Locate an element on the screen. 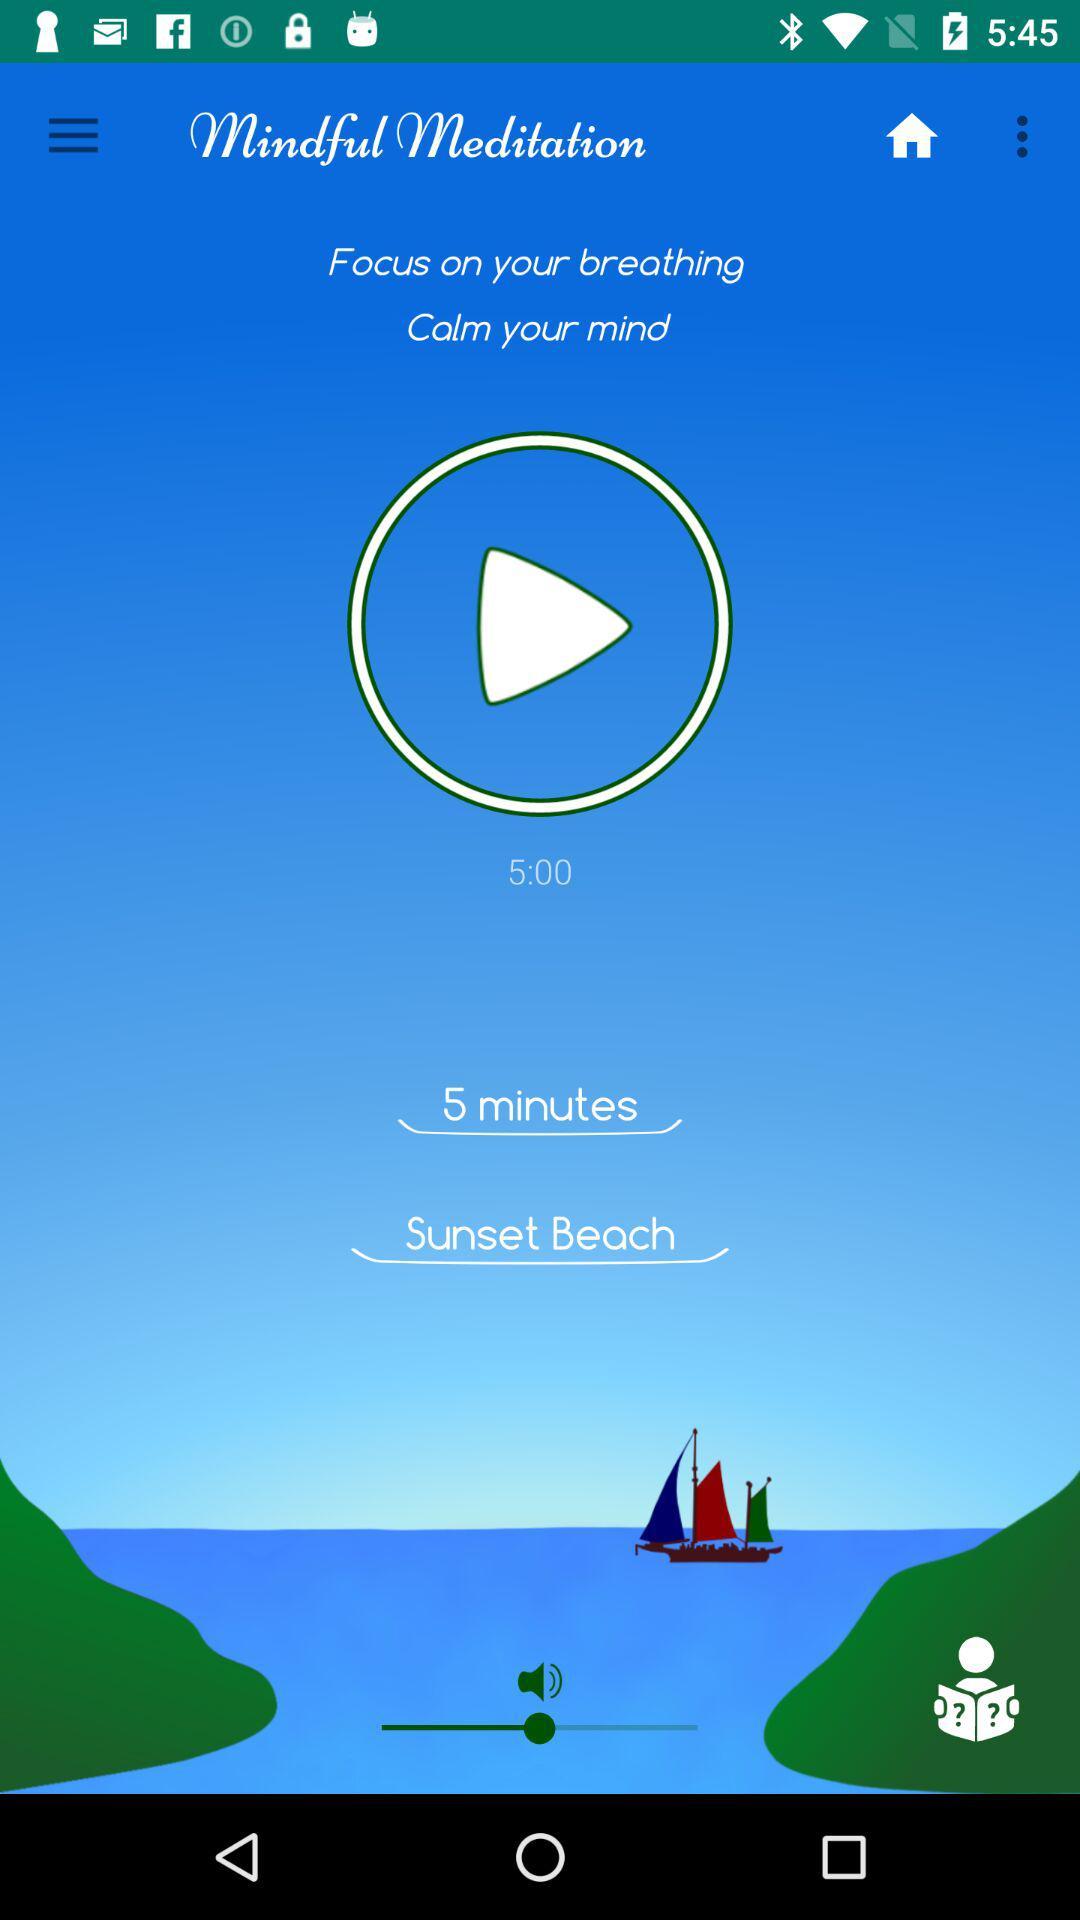 This screenshot has width=1080, height=1920. play is located at coordinates (540, 623).